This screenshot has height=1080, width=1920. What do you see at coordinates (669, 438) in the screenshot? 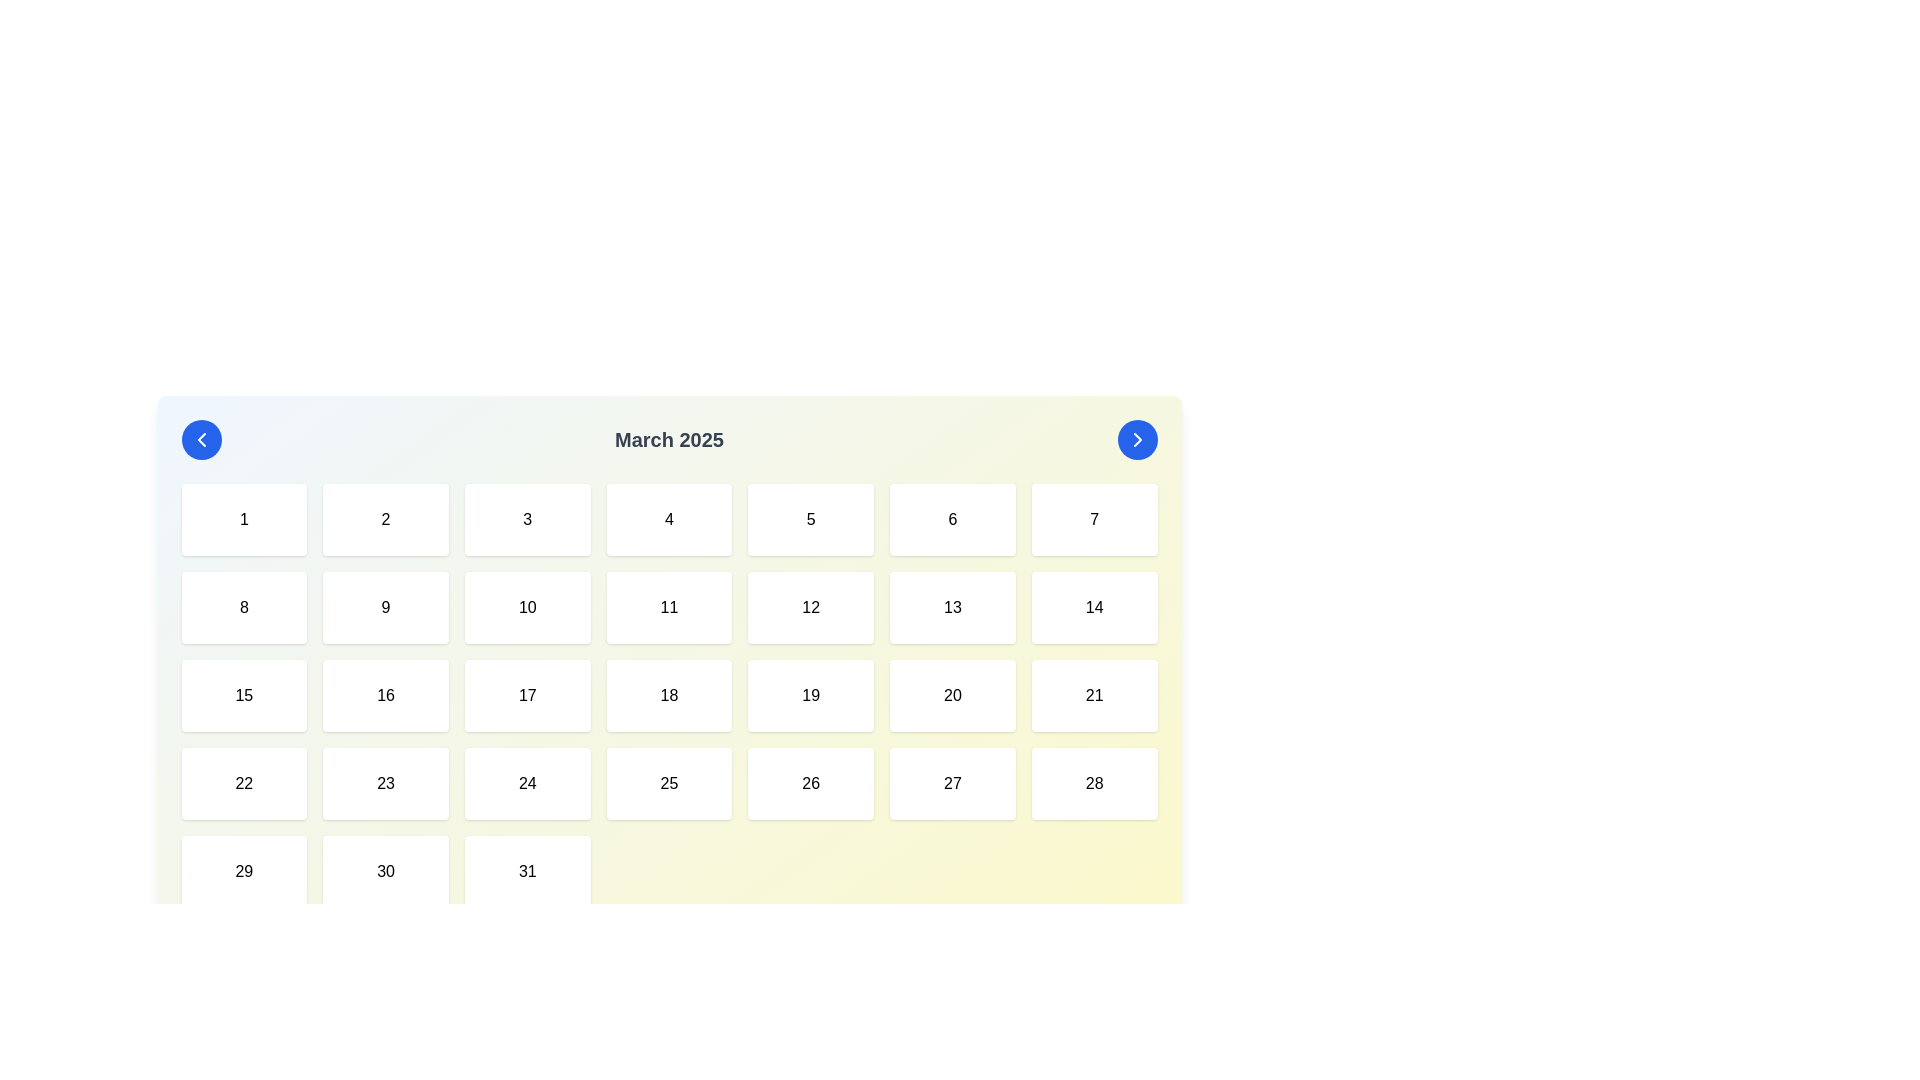
I see `the 'March 2025' text label, which is displayed in bold dark gray font against a light background, centrally located in the header section of the calendar interface` at bounding box center [669, 438].